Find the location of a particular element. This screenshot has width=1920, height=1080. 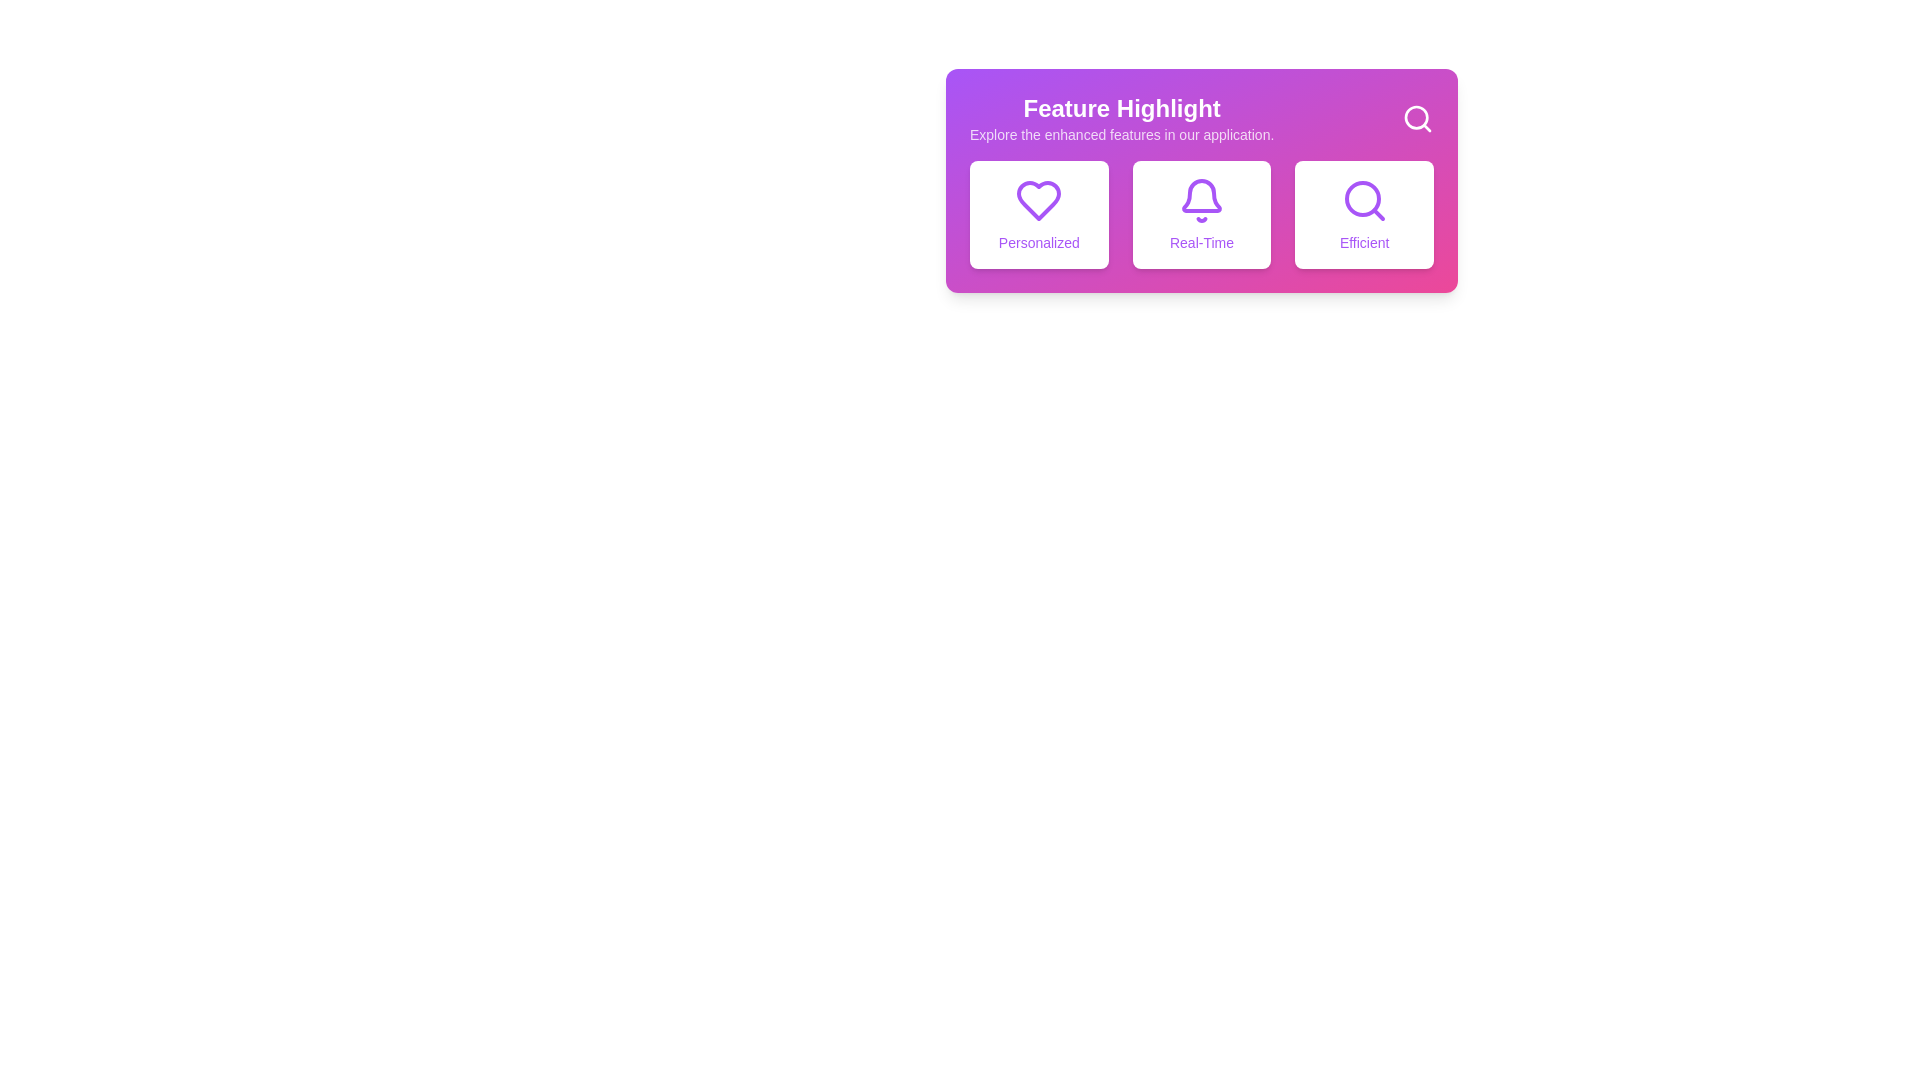

the decorative circular shape at the center of the purple magnifying glass icon, which is part of the search functionality related to 'Efficient' in the third card under 'Feature Highlight' is located at coordinates (1361, 199).